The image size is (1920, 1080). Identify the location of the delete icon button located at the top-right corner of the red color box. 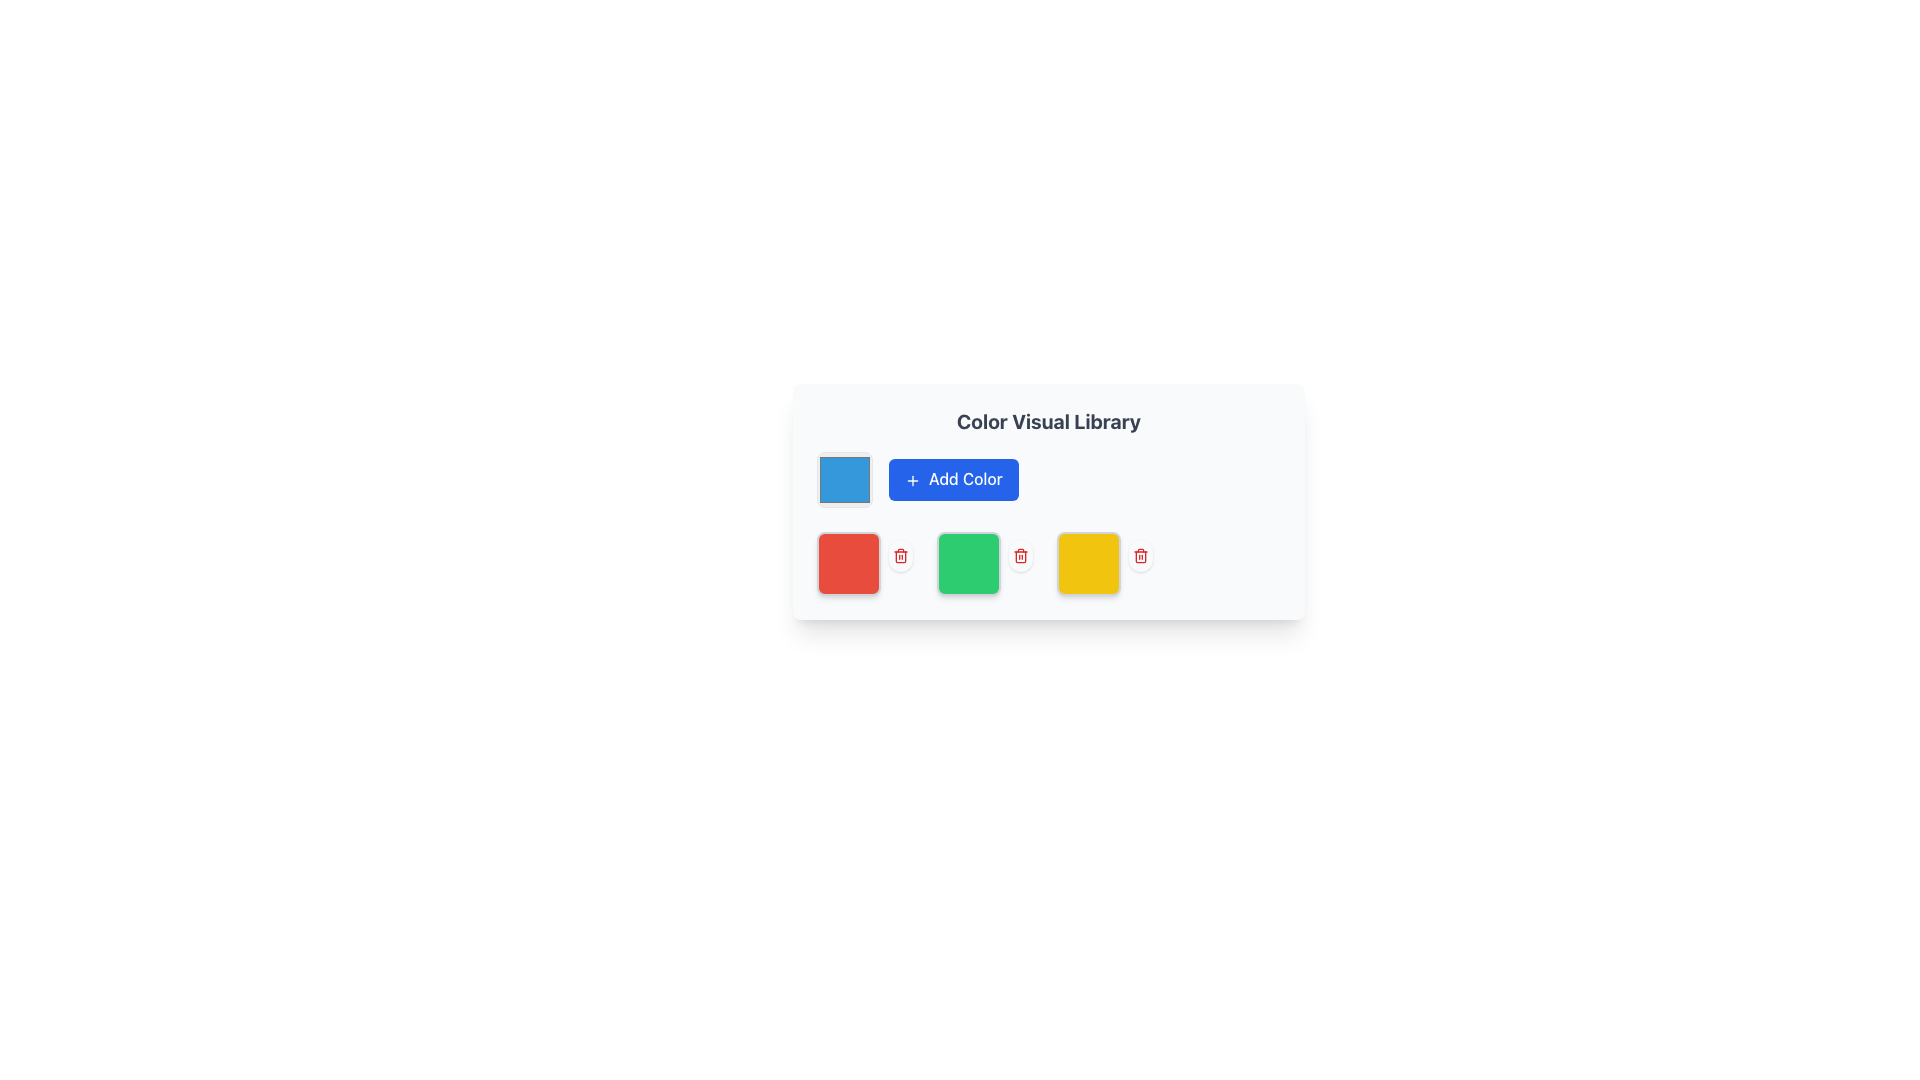
(900, 555).